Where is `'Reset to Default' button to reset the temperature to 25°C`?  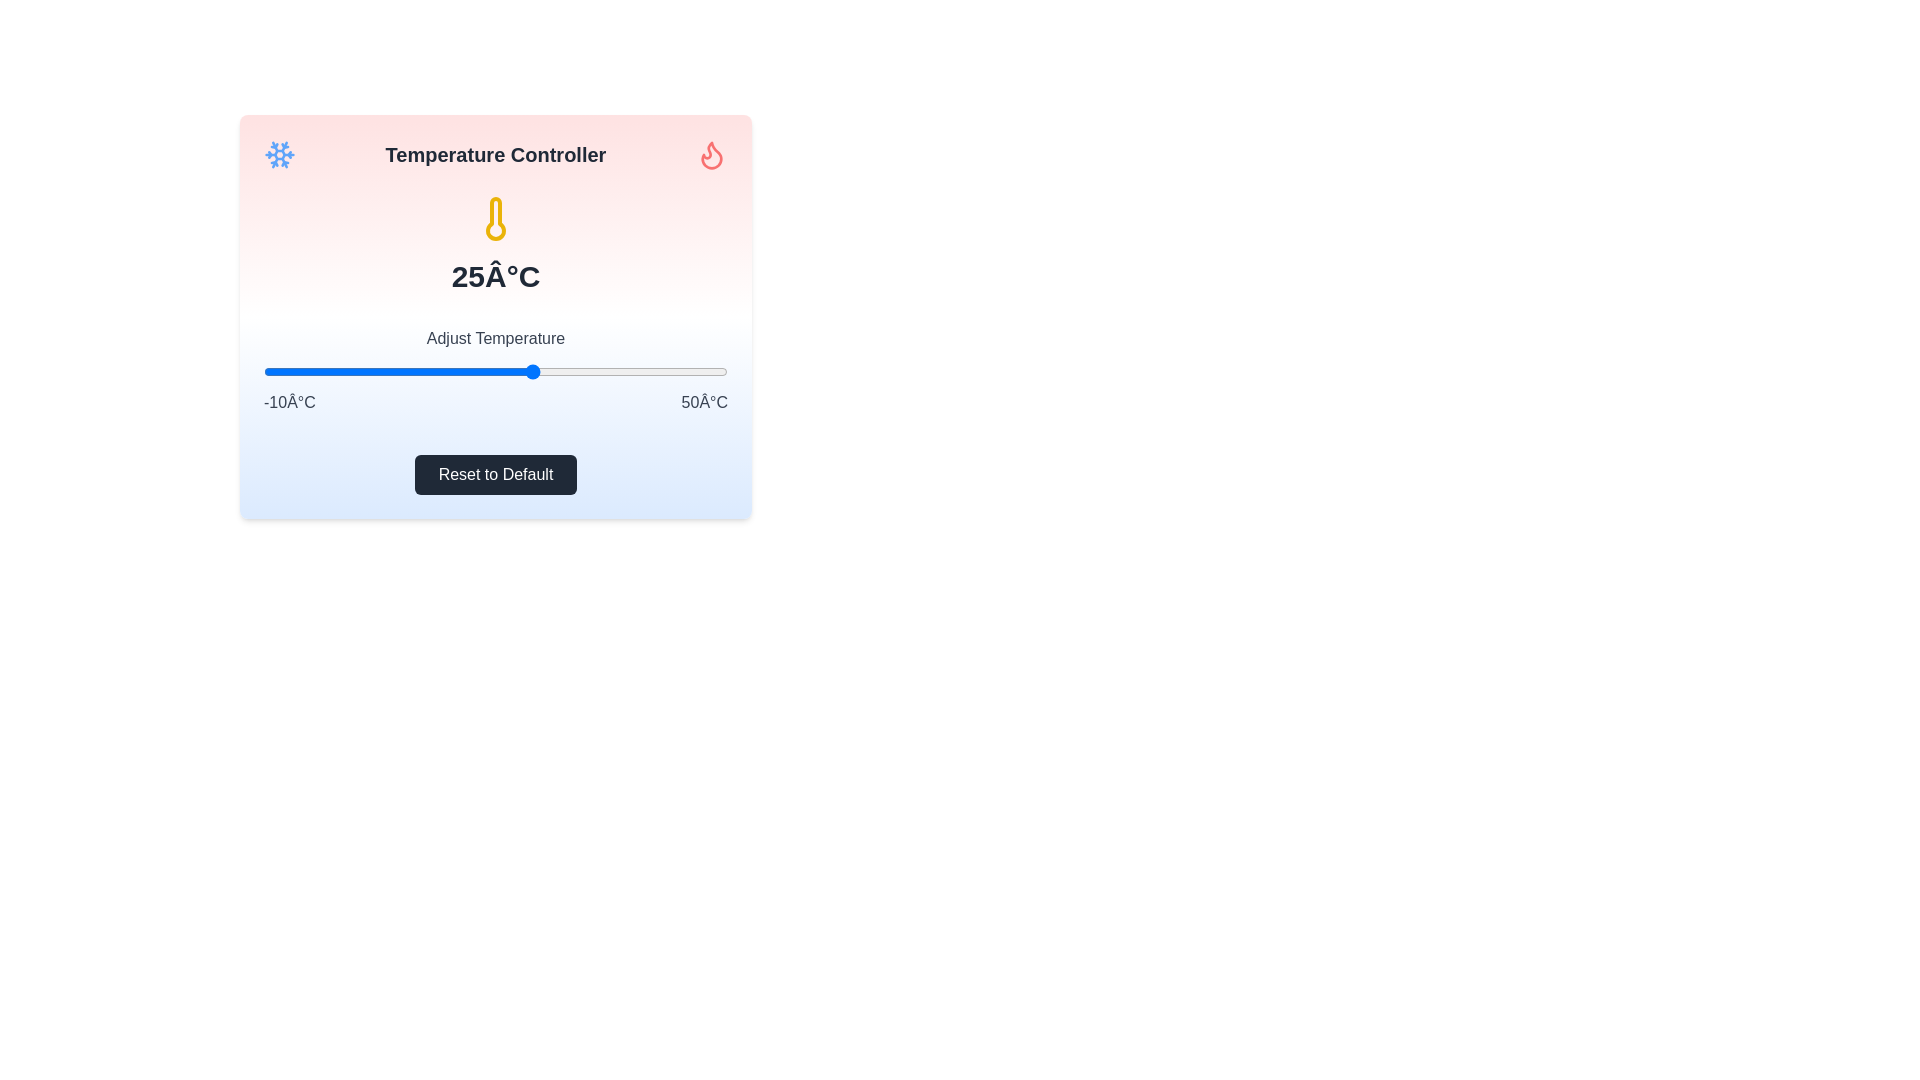
'Reset to Default' button to reset the temperature to 25°C is located at coordinates (495, 474).